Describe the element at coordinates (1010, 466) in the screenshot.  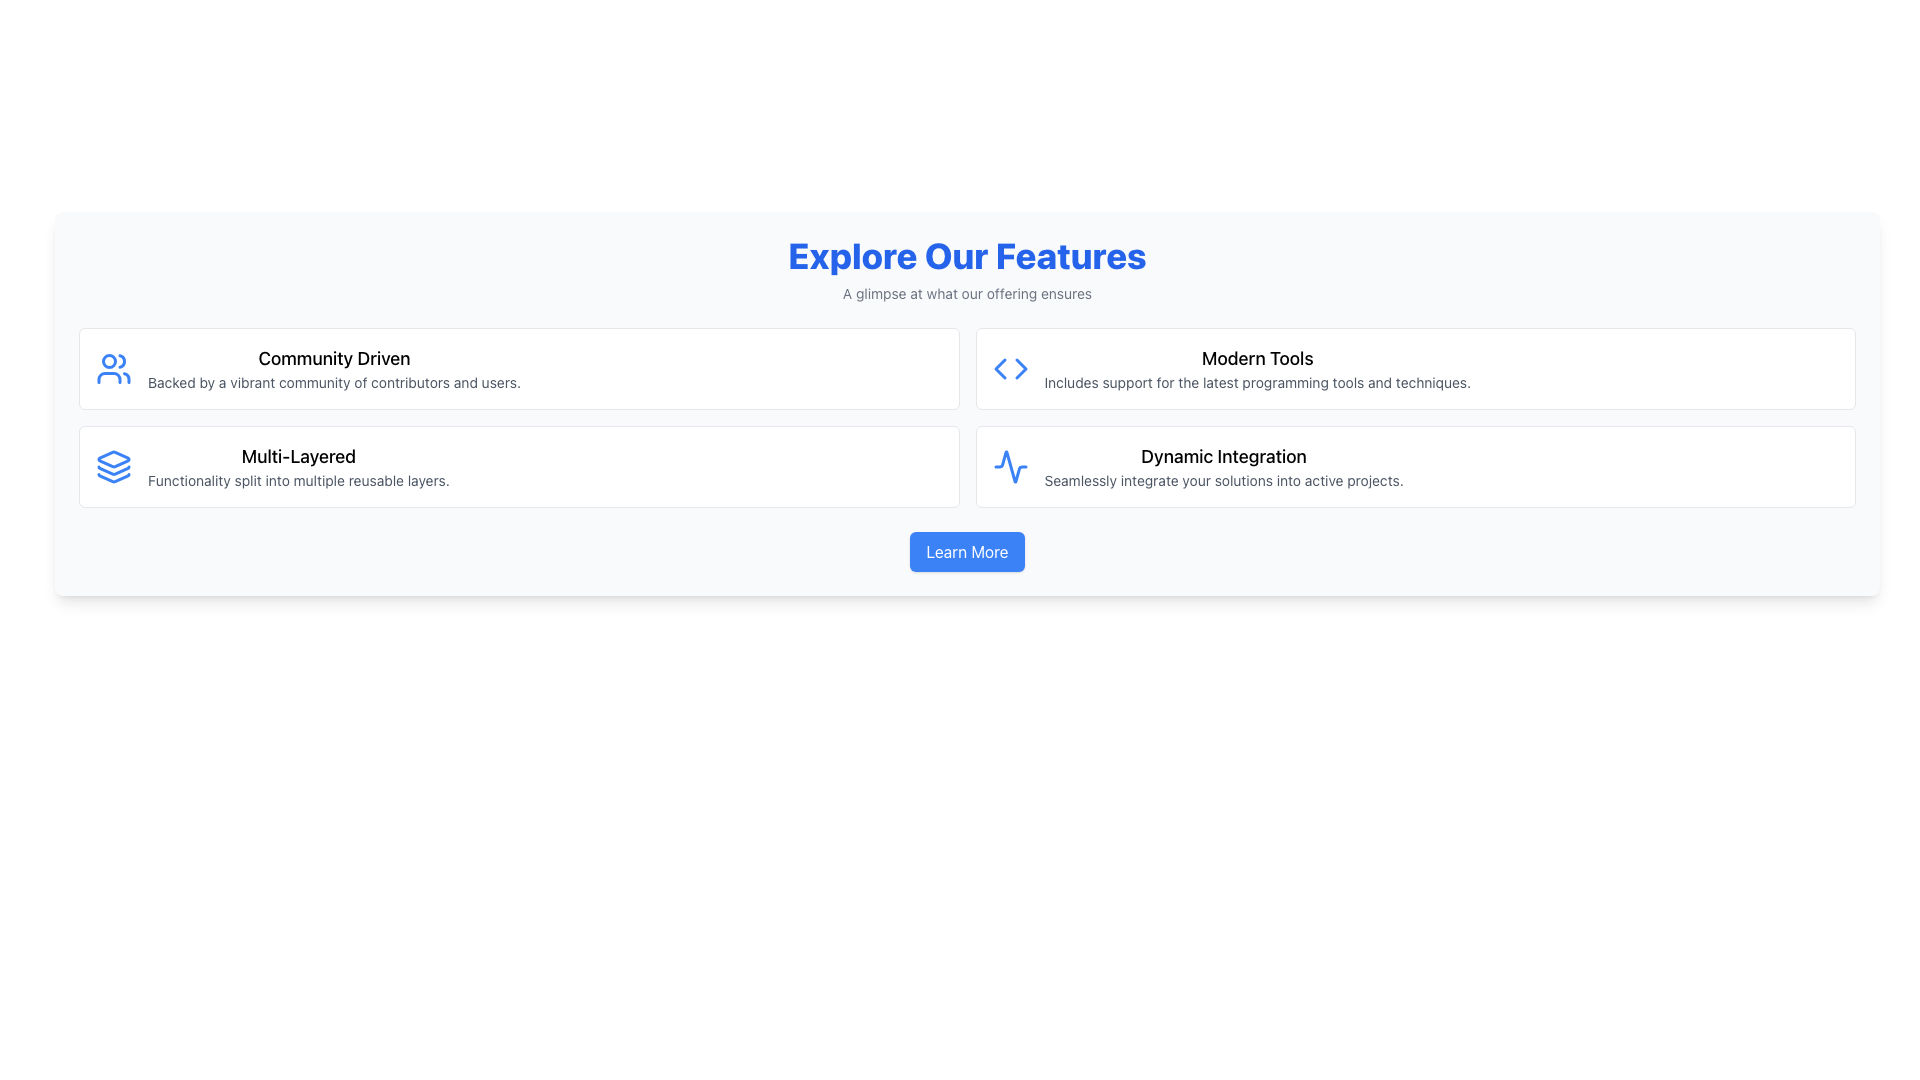
I see `the 'Dynamic Integration' icon located in the bottom-right corner of the grid under the 'Explore Our Features' section` at that location.